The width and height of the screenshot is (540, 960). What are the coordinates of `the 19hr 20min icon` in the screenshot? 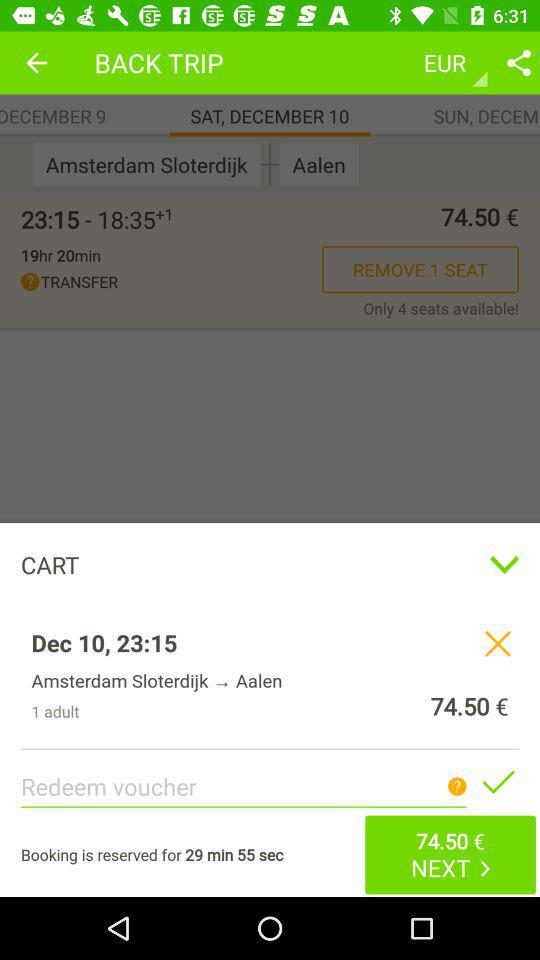 It's located at (60, 254).